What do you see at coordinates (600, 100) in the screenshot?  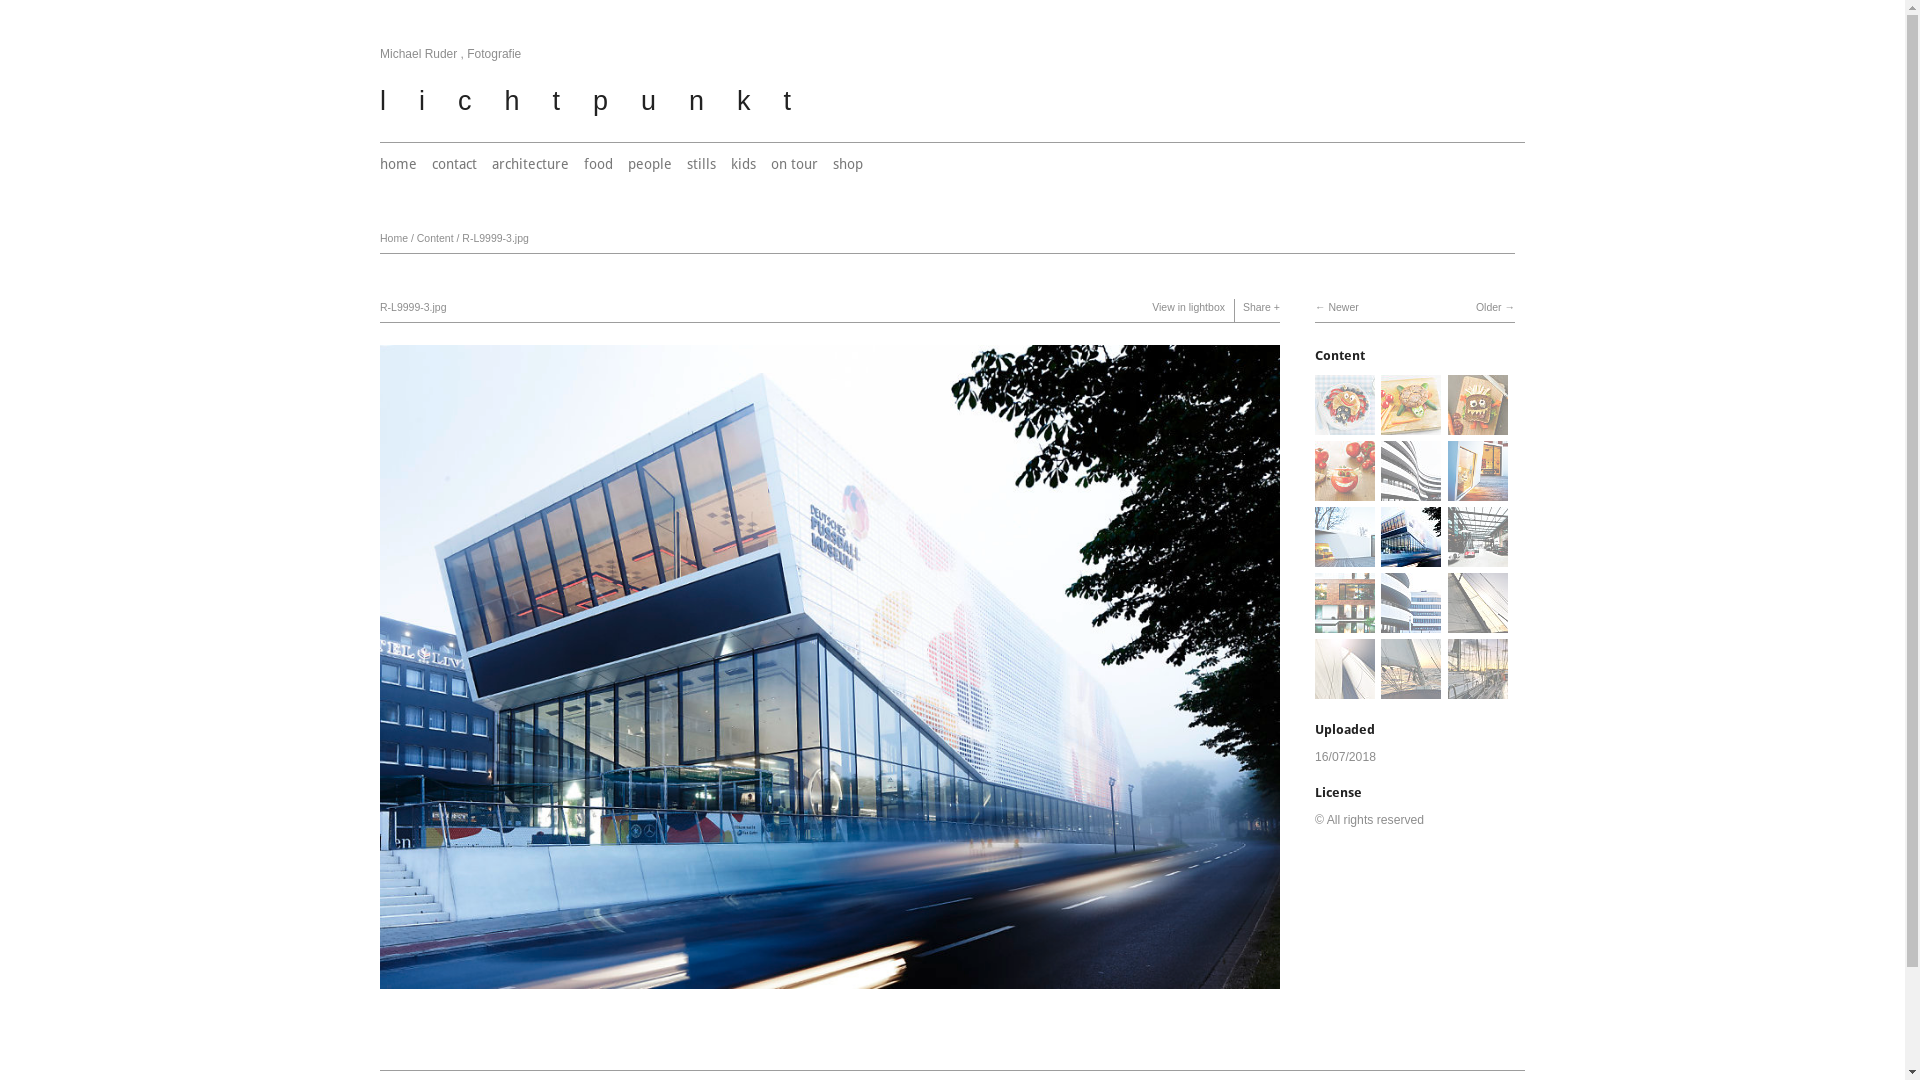 I see `'lichtpunkt'` at bounding box center [600, 100].